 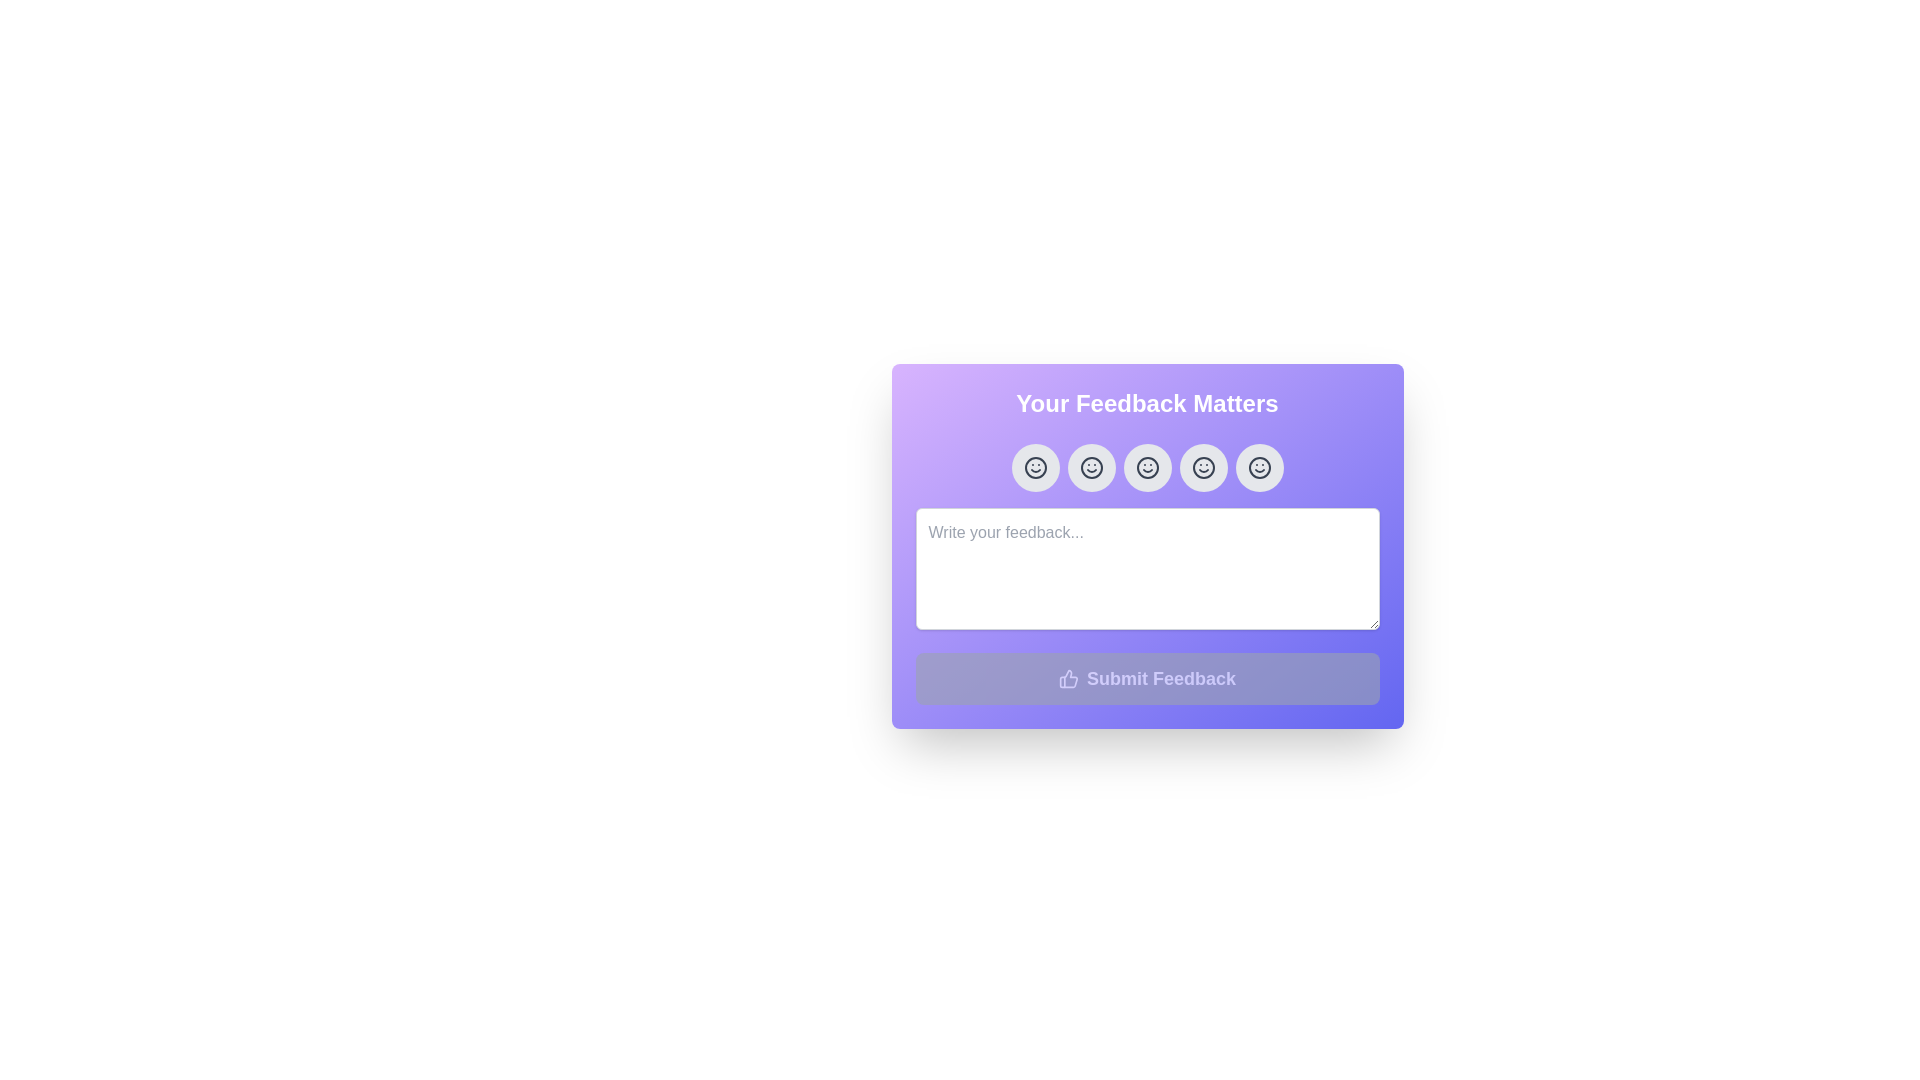 What do you see at coordinates (1147, 467) in the screenshot?
I see `the third icon from the left in the feedback input interface` at bounding box center [1147, 467].